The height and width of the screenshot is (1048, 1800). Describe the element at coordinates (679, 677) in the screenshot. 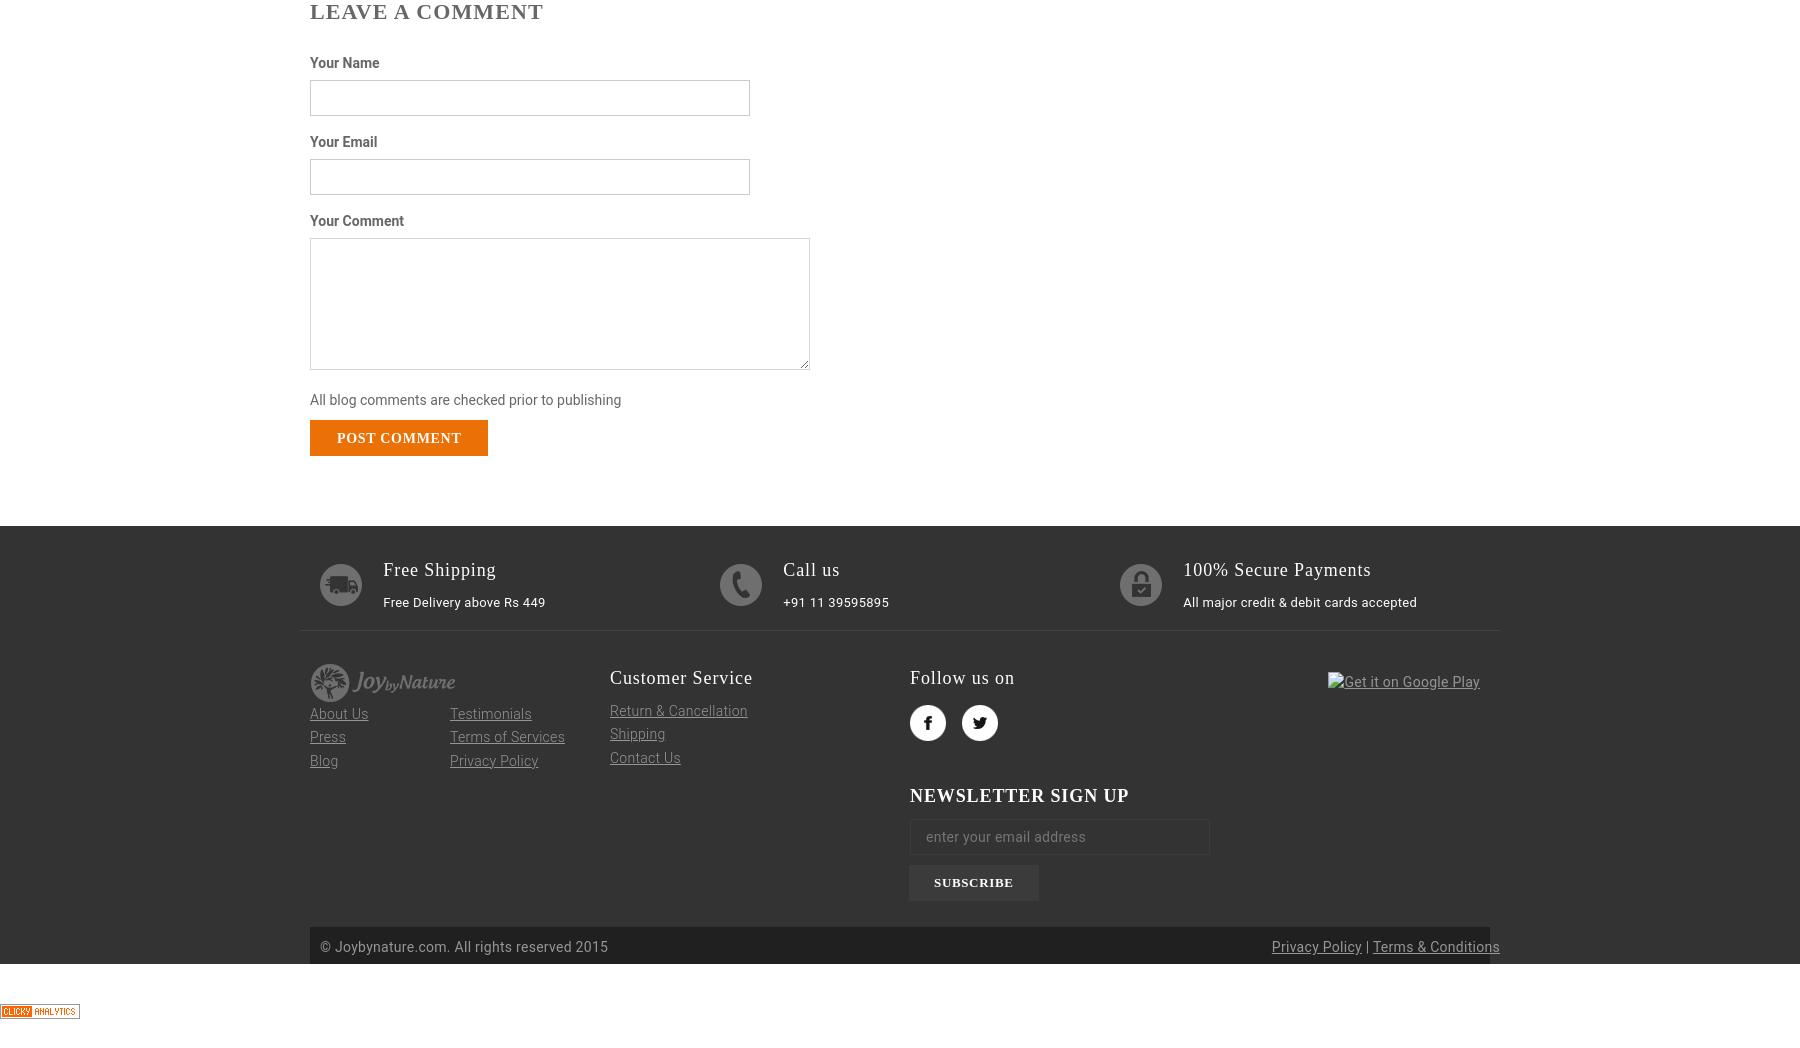

I see `'Customer Service'` at that location.